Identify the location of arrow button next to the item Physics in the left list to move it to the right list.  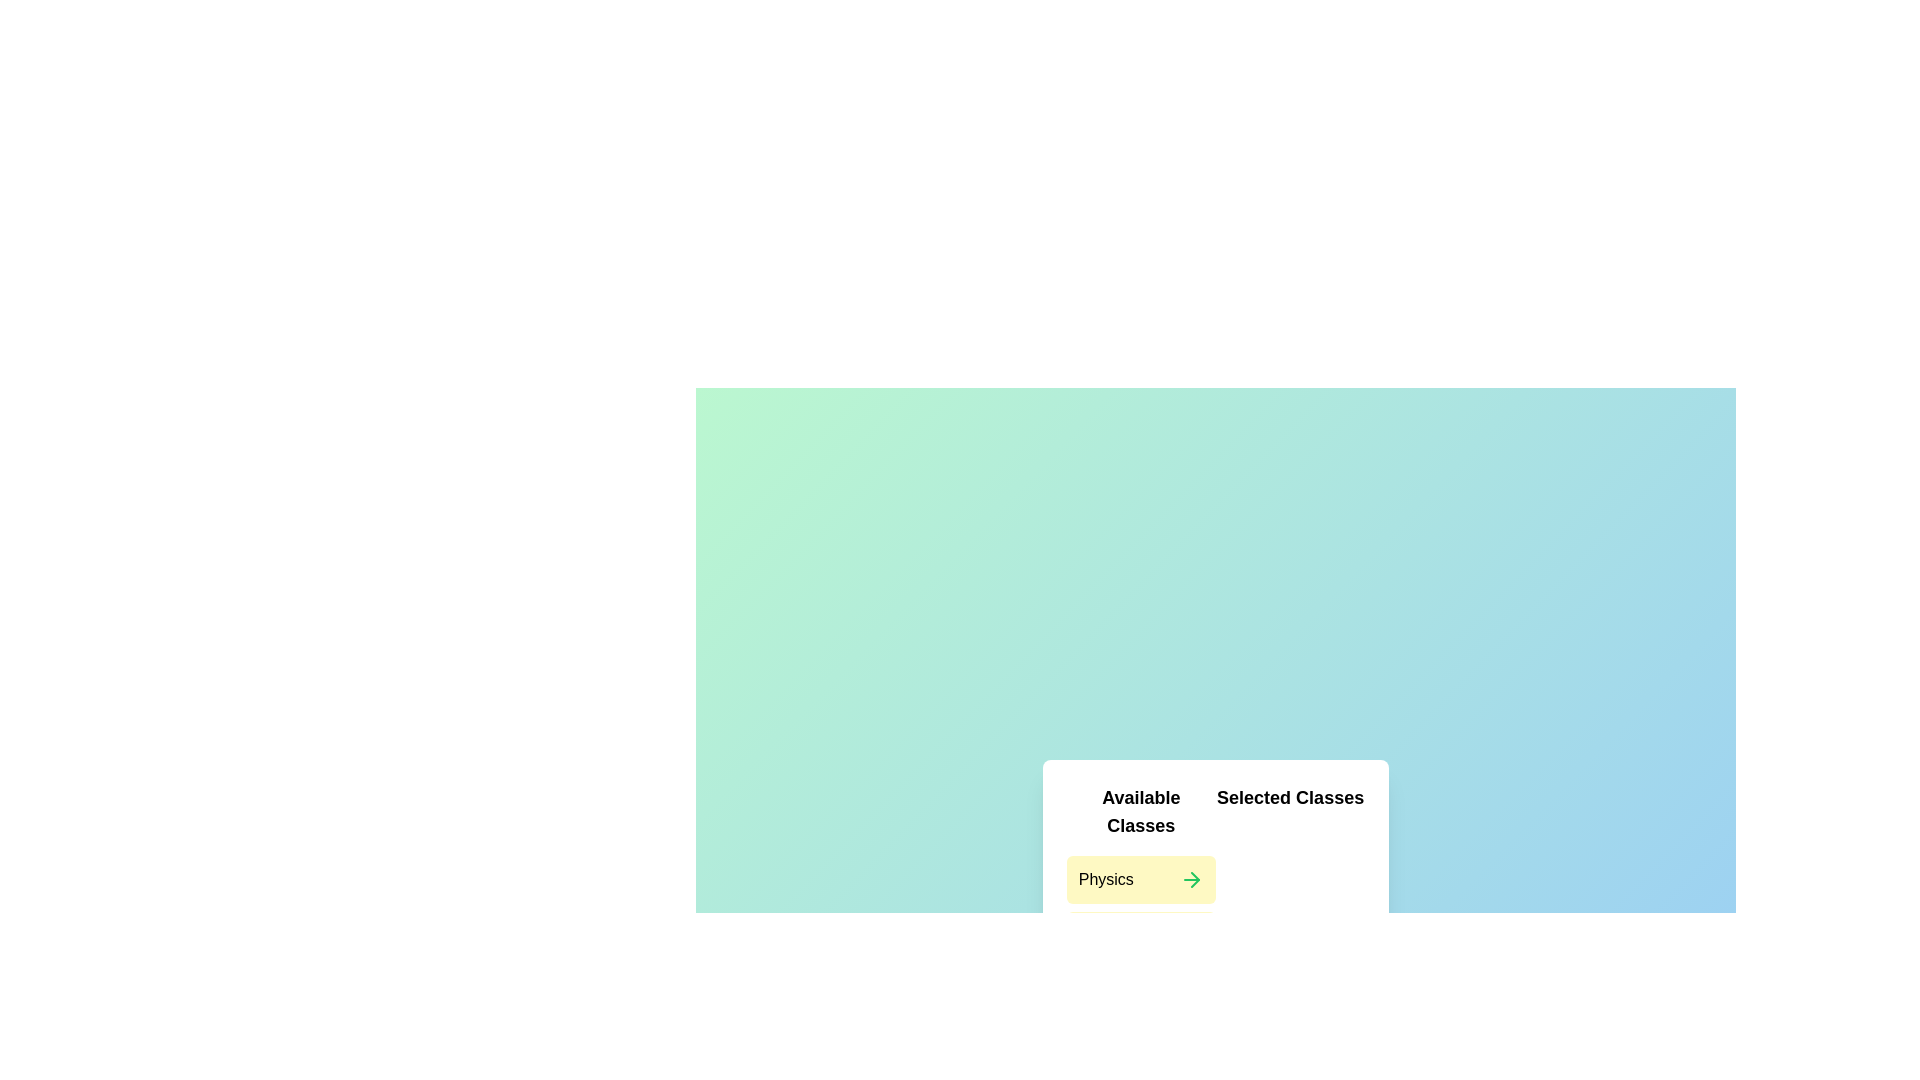
(1191, 878).